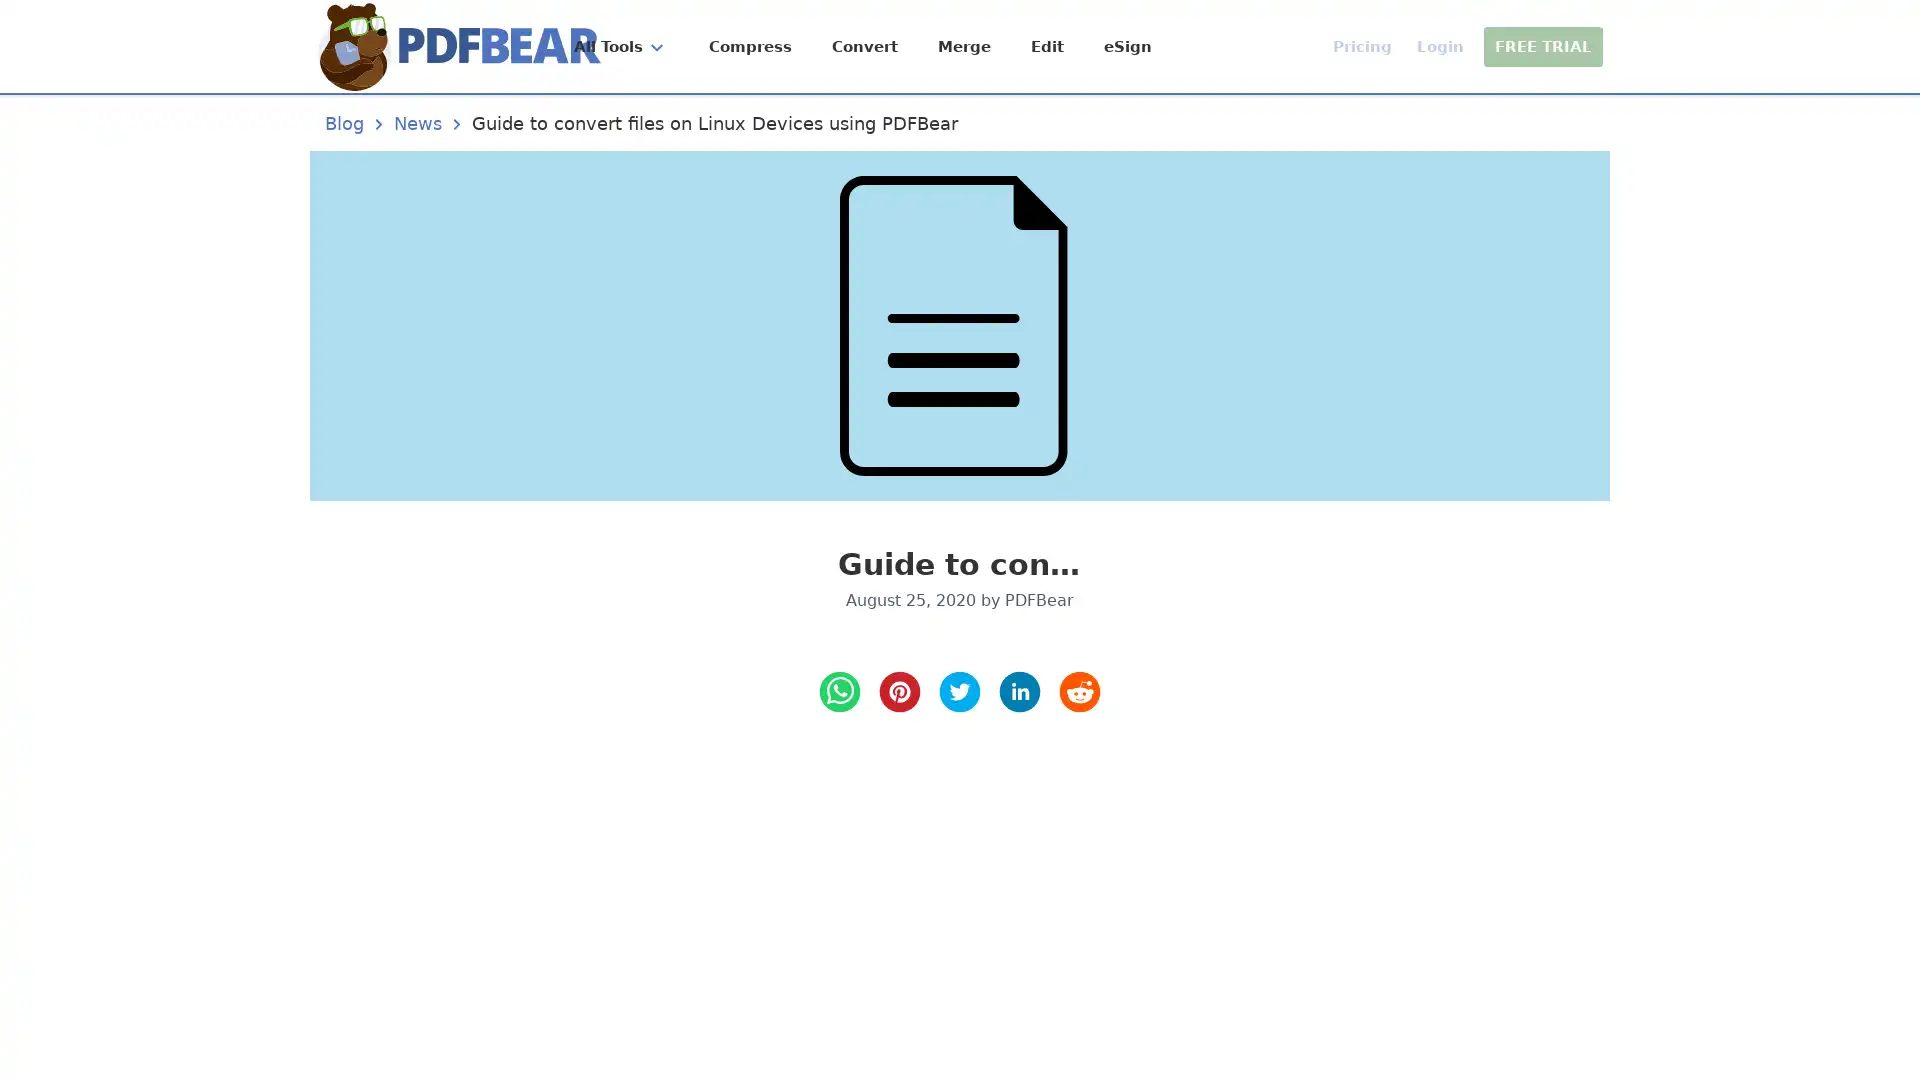 The height and width of the screenshot is (1080, 1920). Describe the element at coordinates (458, 45) in the screenshot. I see `Home Page` at that location.